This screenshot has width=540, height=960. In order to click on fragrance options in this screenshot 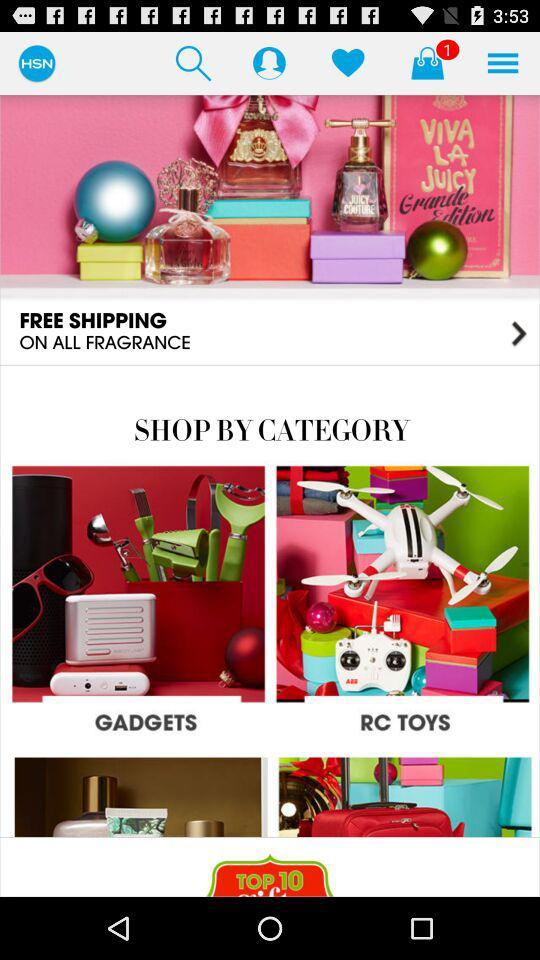, I will do `click(270, 229)`.